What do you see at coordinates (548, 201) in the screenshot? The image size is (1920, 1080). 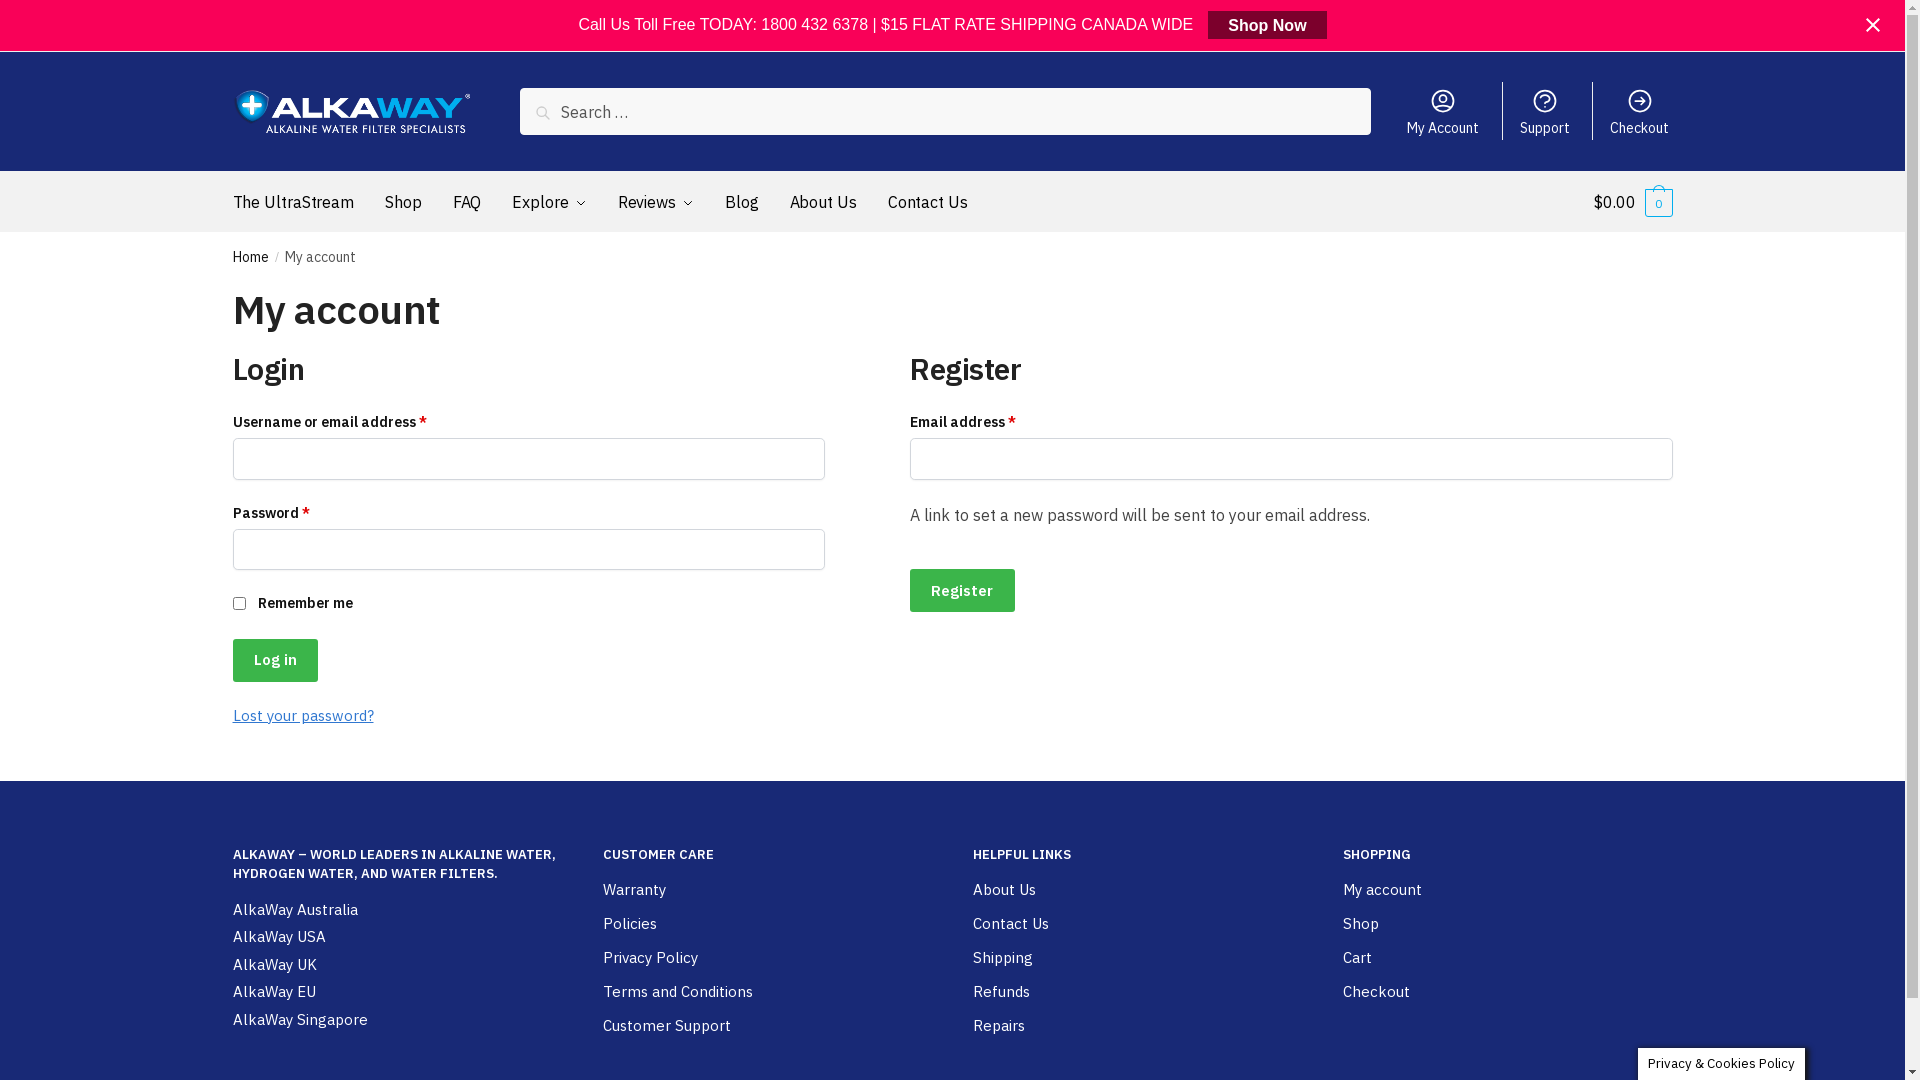 I see `'Explore'` at bounding box center [548, 201].